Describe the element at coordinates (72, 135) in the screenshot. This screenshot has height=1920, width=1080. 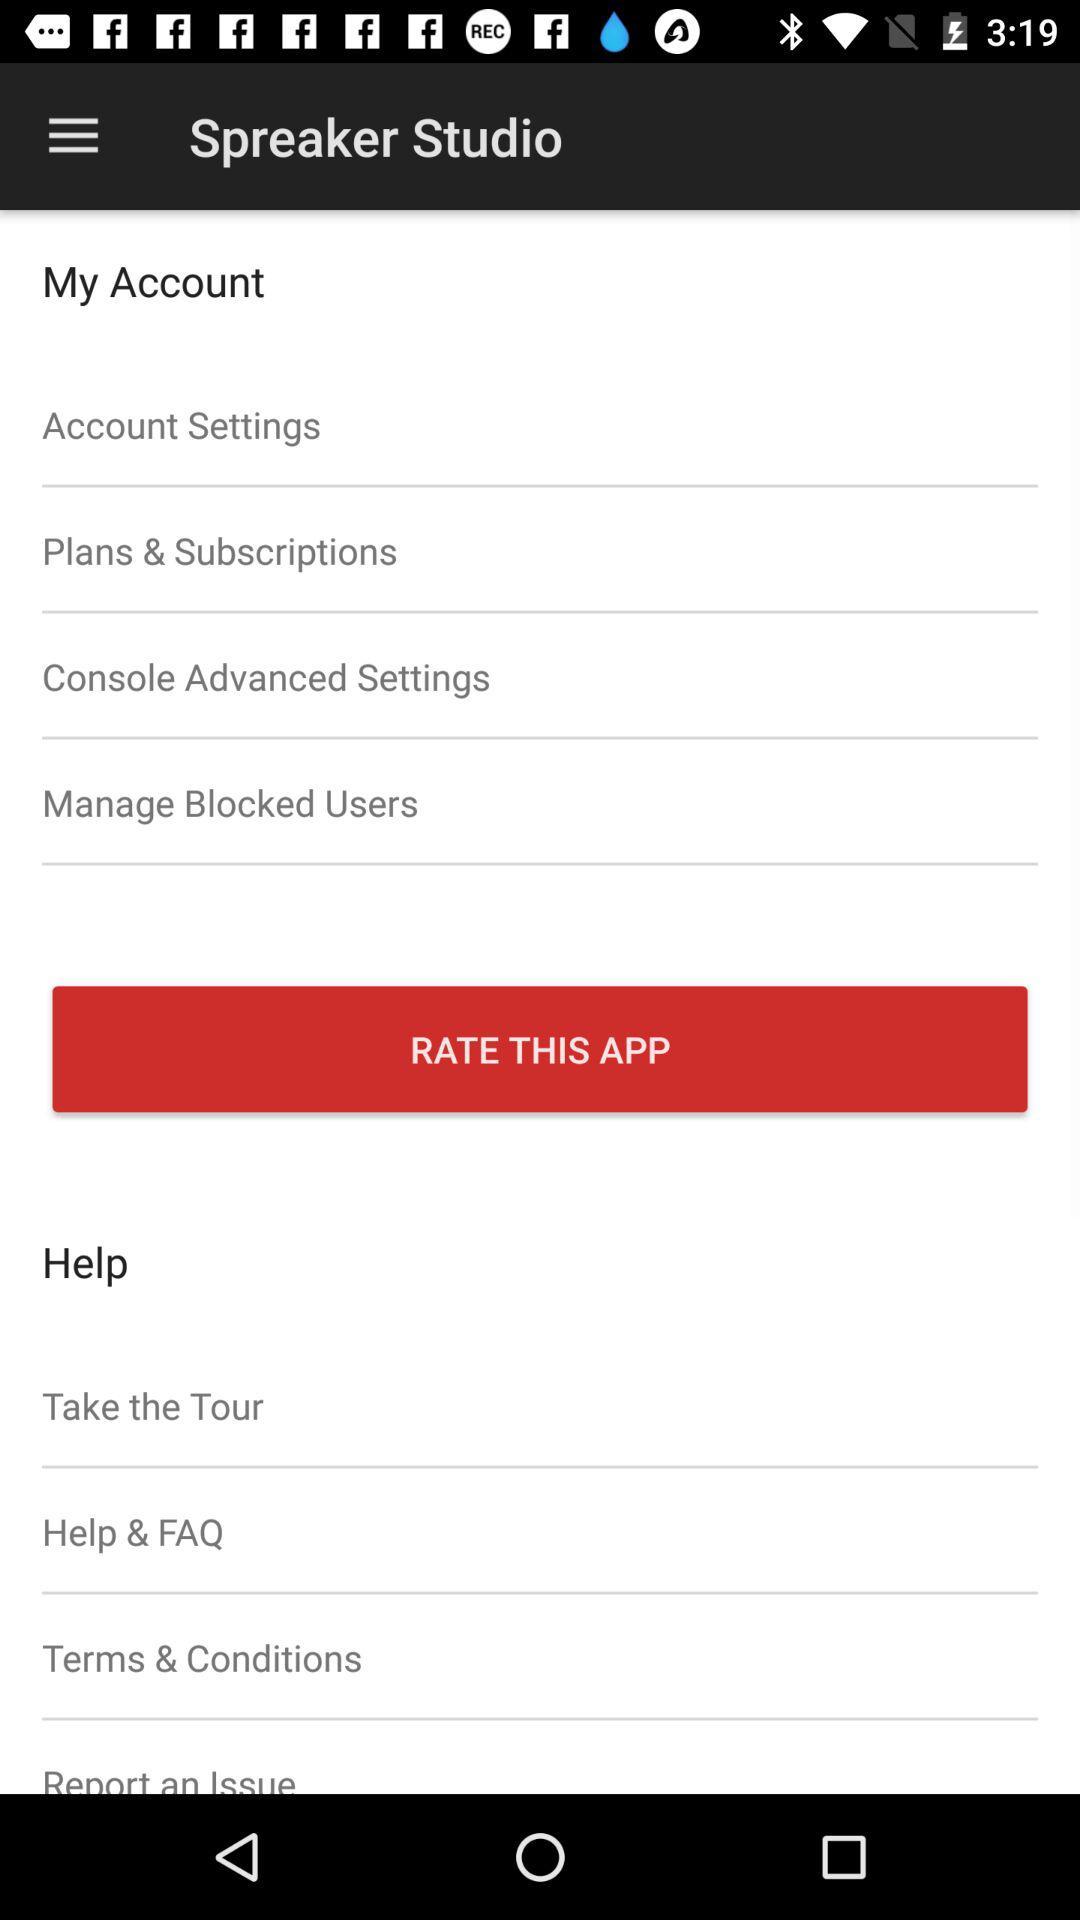
I see `the app to the left of spreaker studio item` at that location.